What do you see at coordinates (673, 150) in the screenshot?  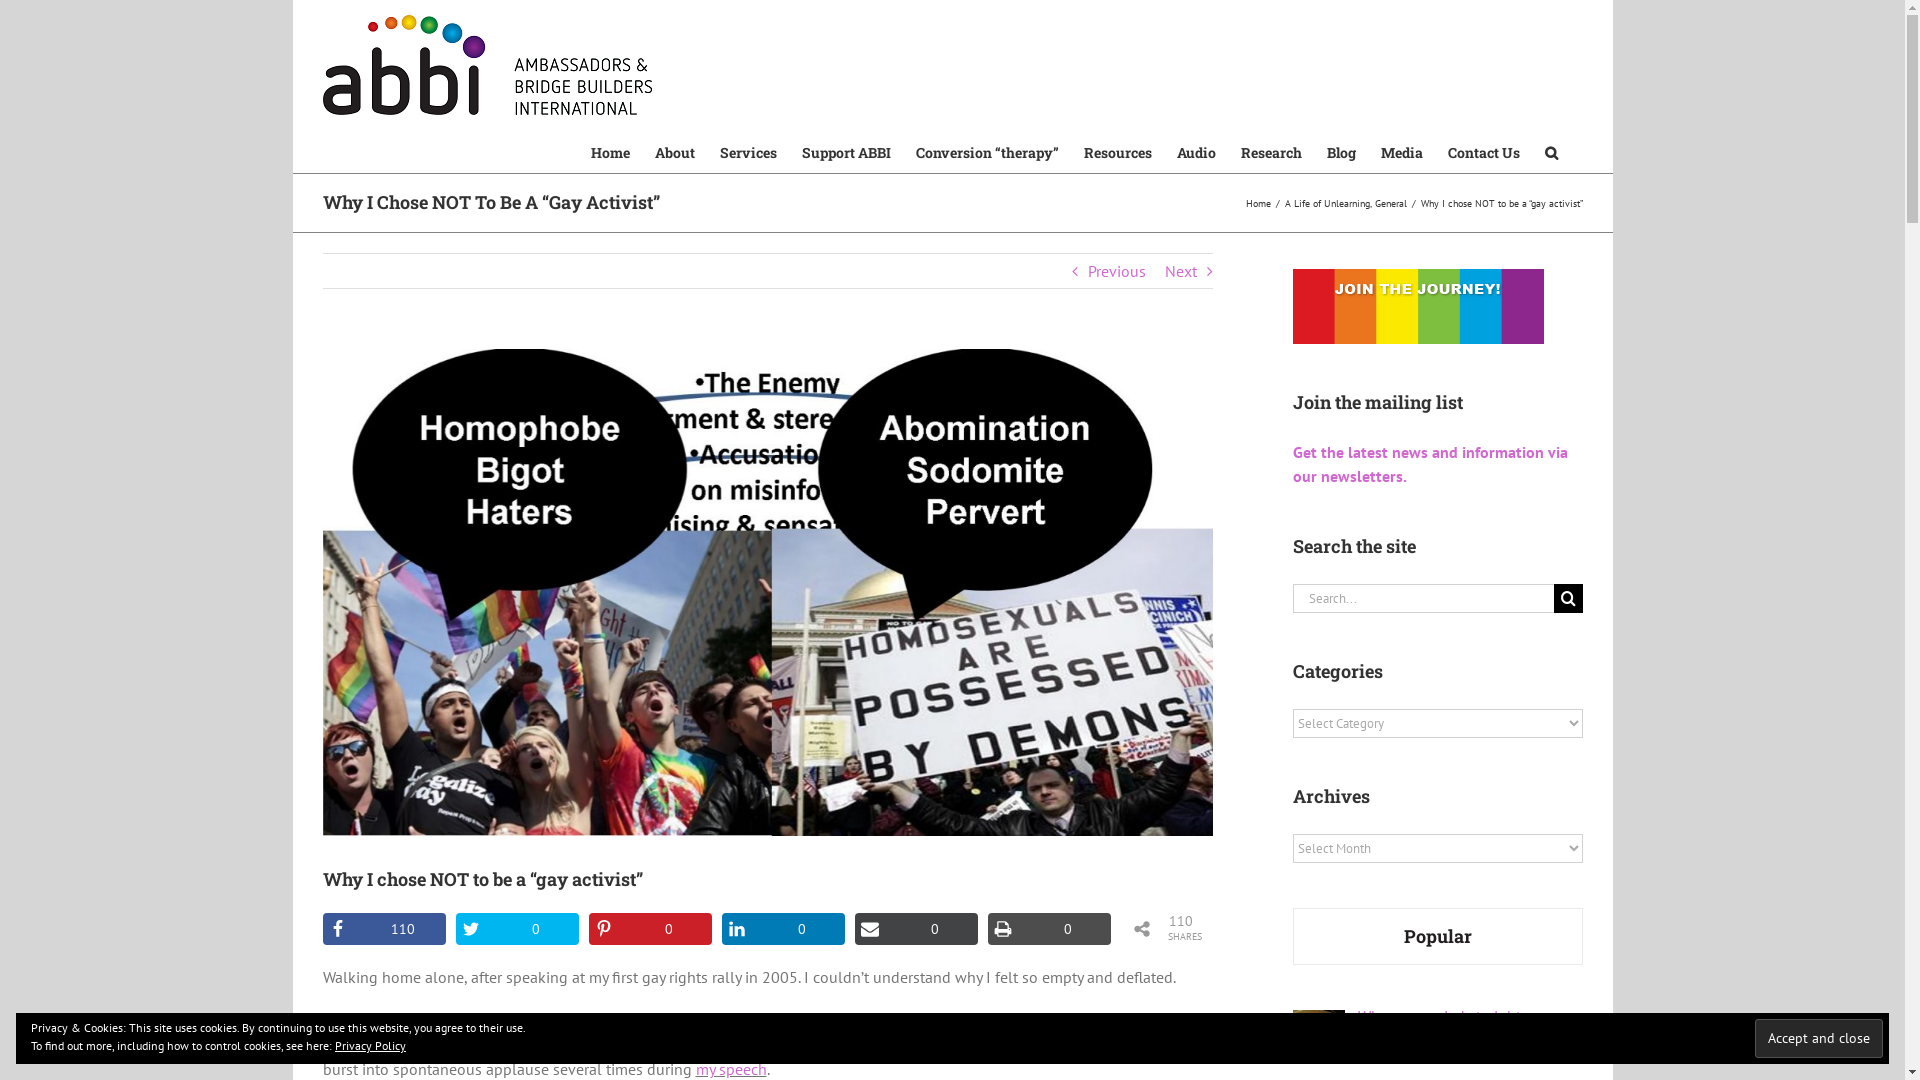 I see `'About'` at bounding box center [673, 150].